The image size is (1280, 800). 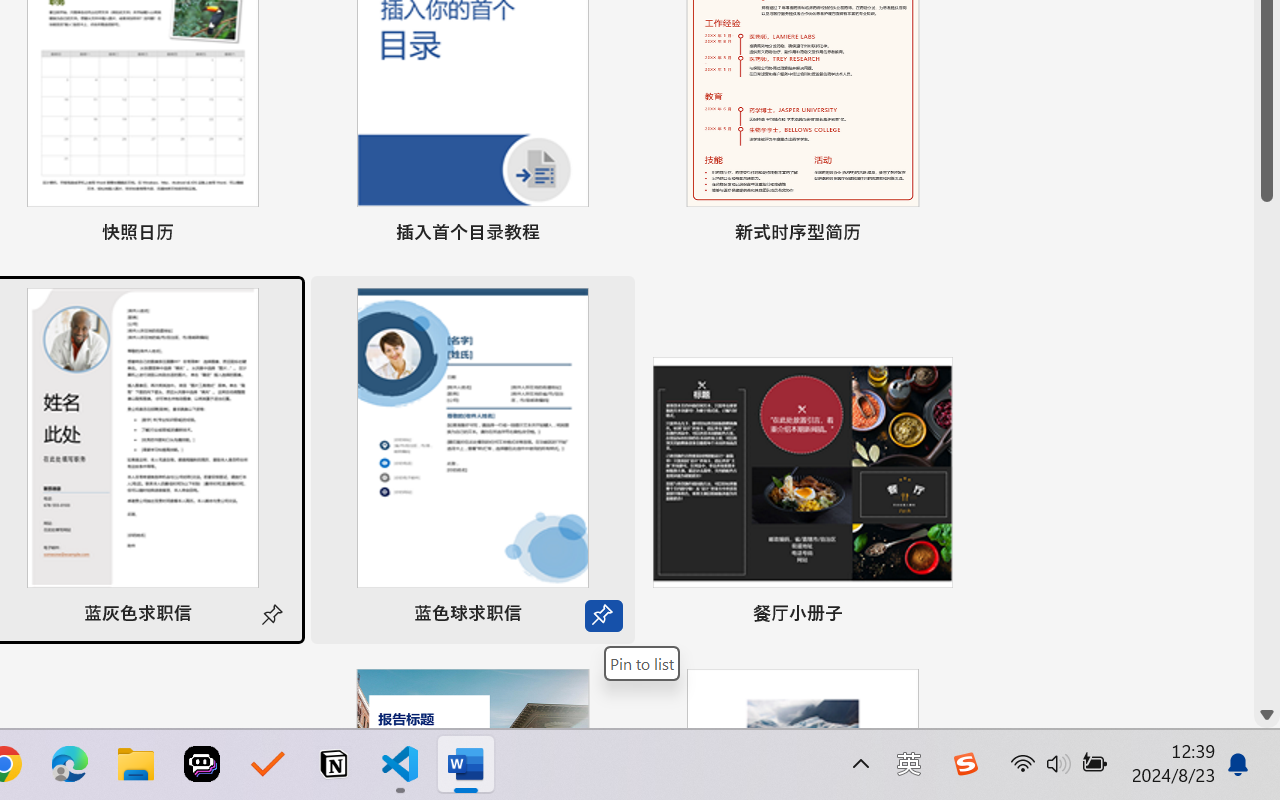 What do you see at coordinates (1266, 714) in the screenshot?
I see `'Line down'` at bounding box center [1266, 714].